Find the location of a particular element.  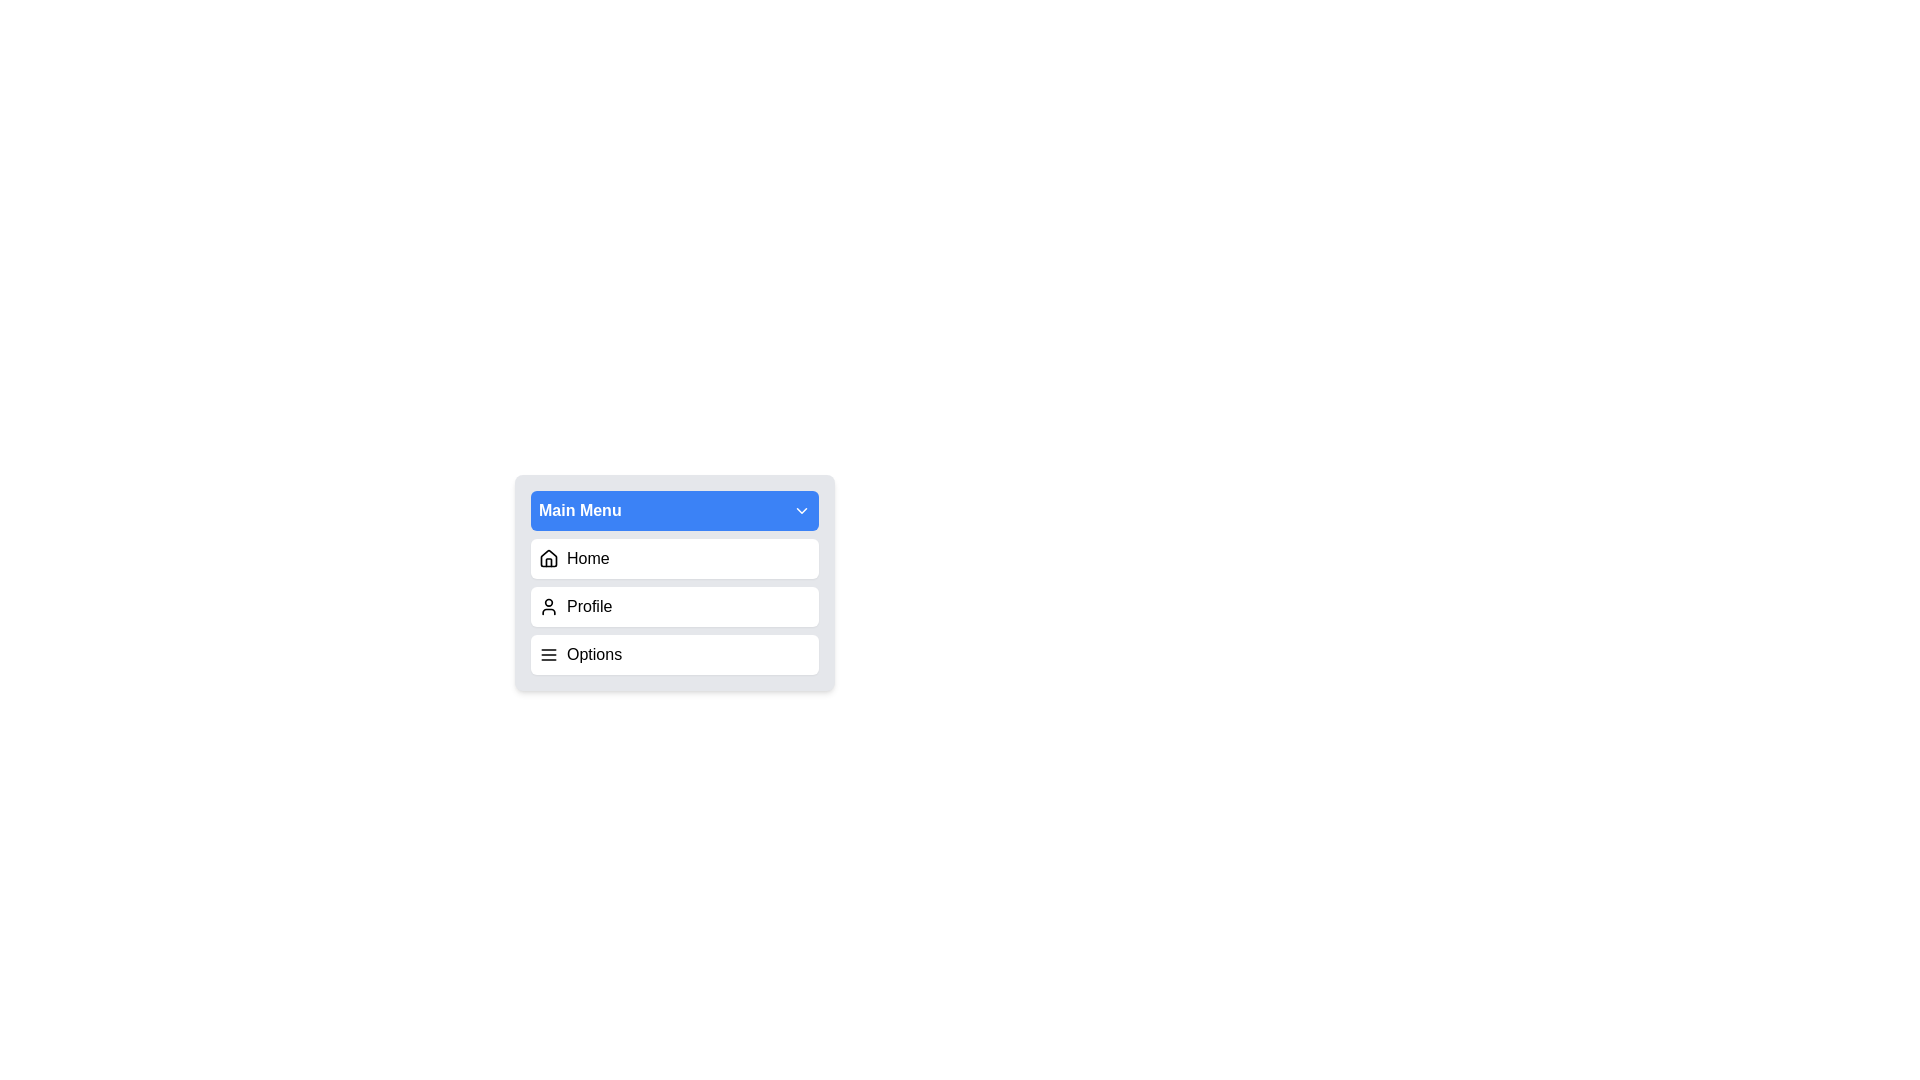

the 'Profile' menu item, which is styled with a white background and rounded corners and is located in the second position under the 'Main Menu' is located at coordinates (675, 605).